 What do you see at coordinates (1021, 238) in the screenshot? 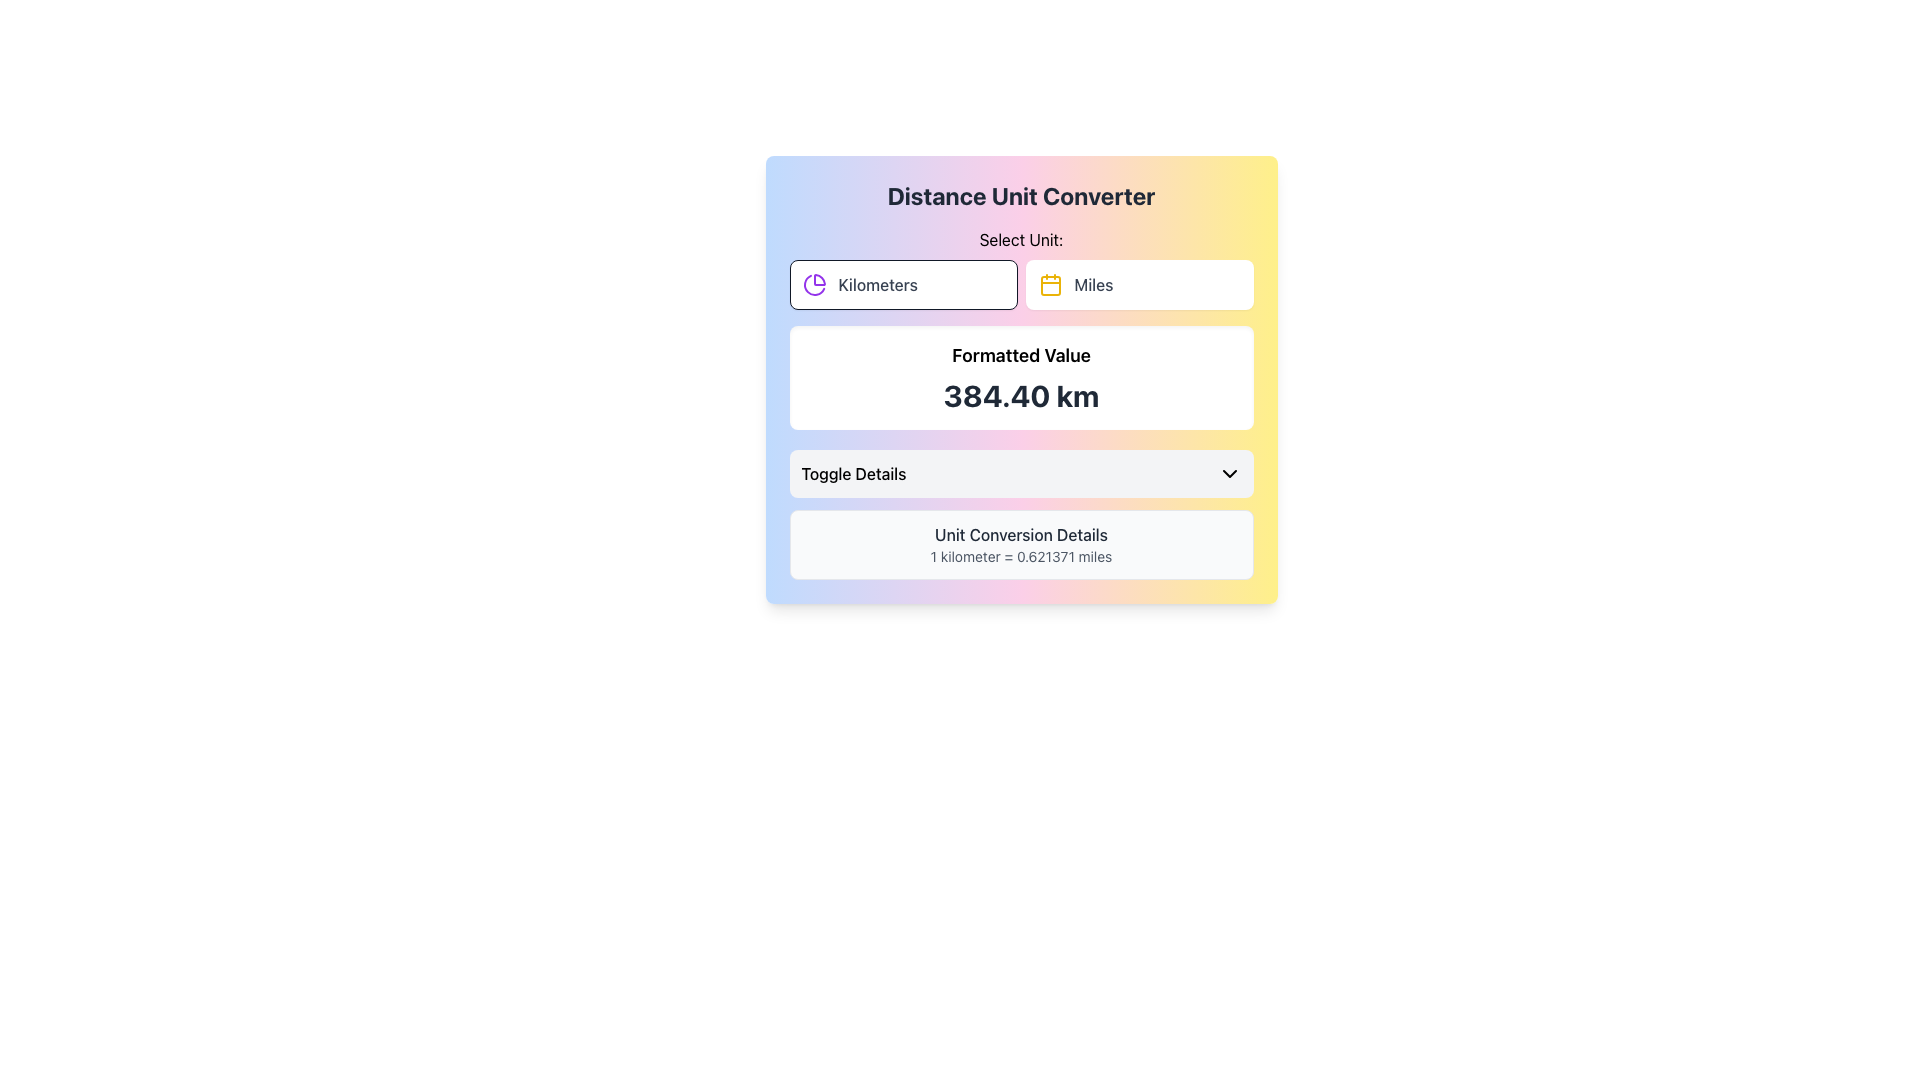
I see `the text label that serves as a header for the unit selection section, located above the 'Kilometers' and 'Miles' buttons` at bounding box center [1021, 238].